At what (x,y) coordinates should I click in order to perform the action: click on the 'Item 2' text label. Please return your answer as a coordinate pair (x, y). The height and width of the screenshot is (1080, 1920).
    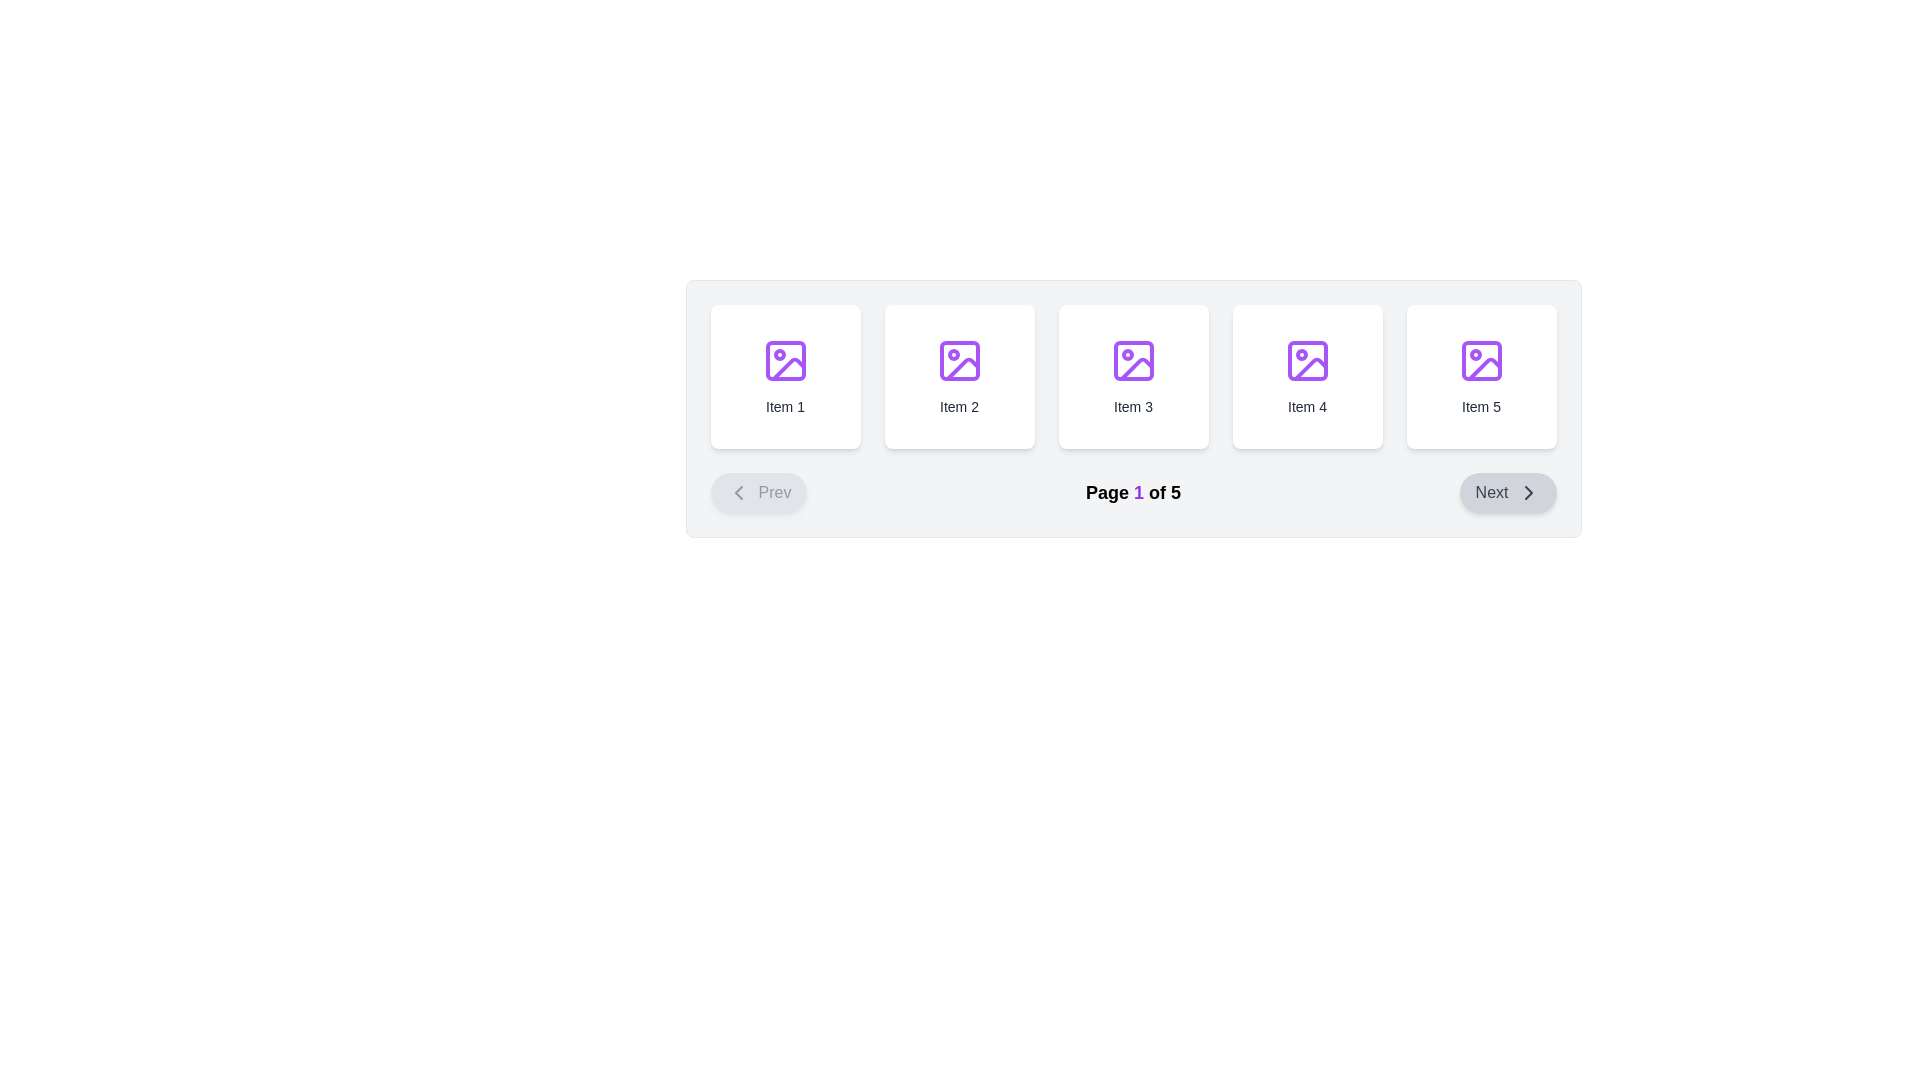
    Looking at the image, I should click on (958, 406).